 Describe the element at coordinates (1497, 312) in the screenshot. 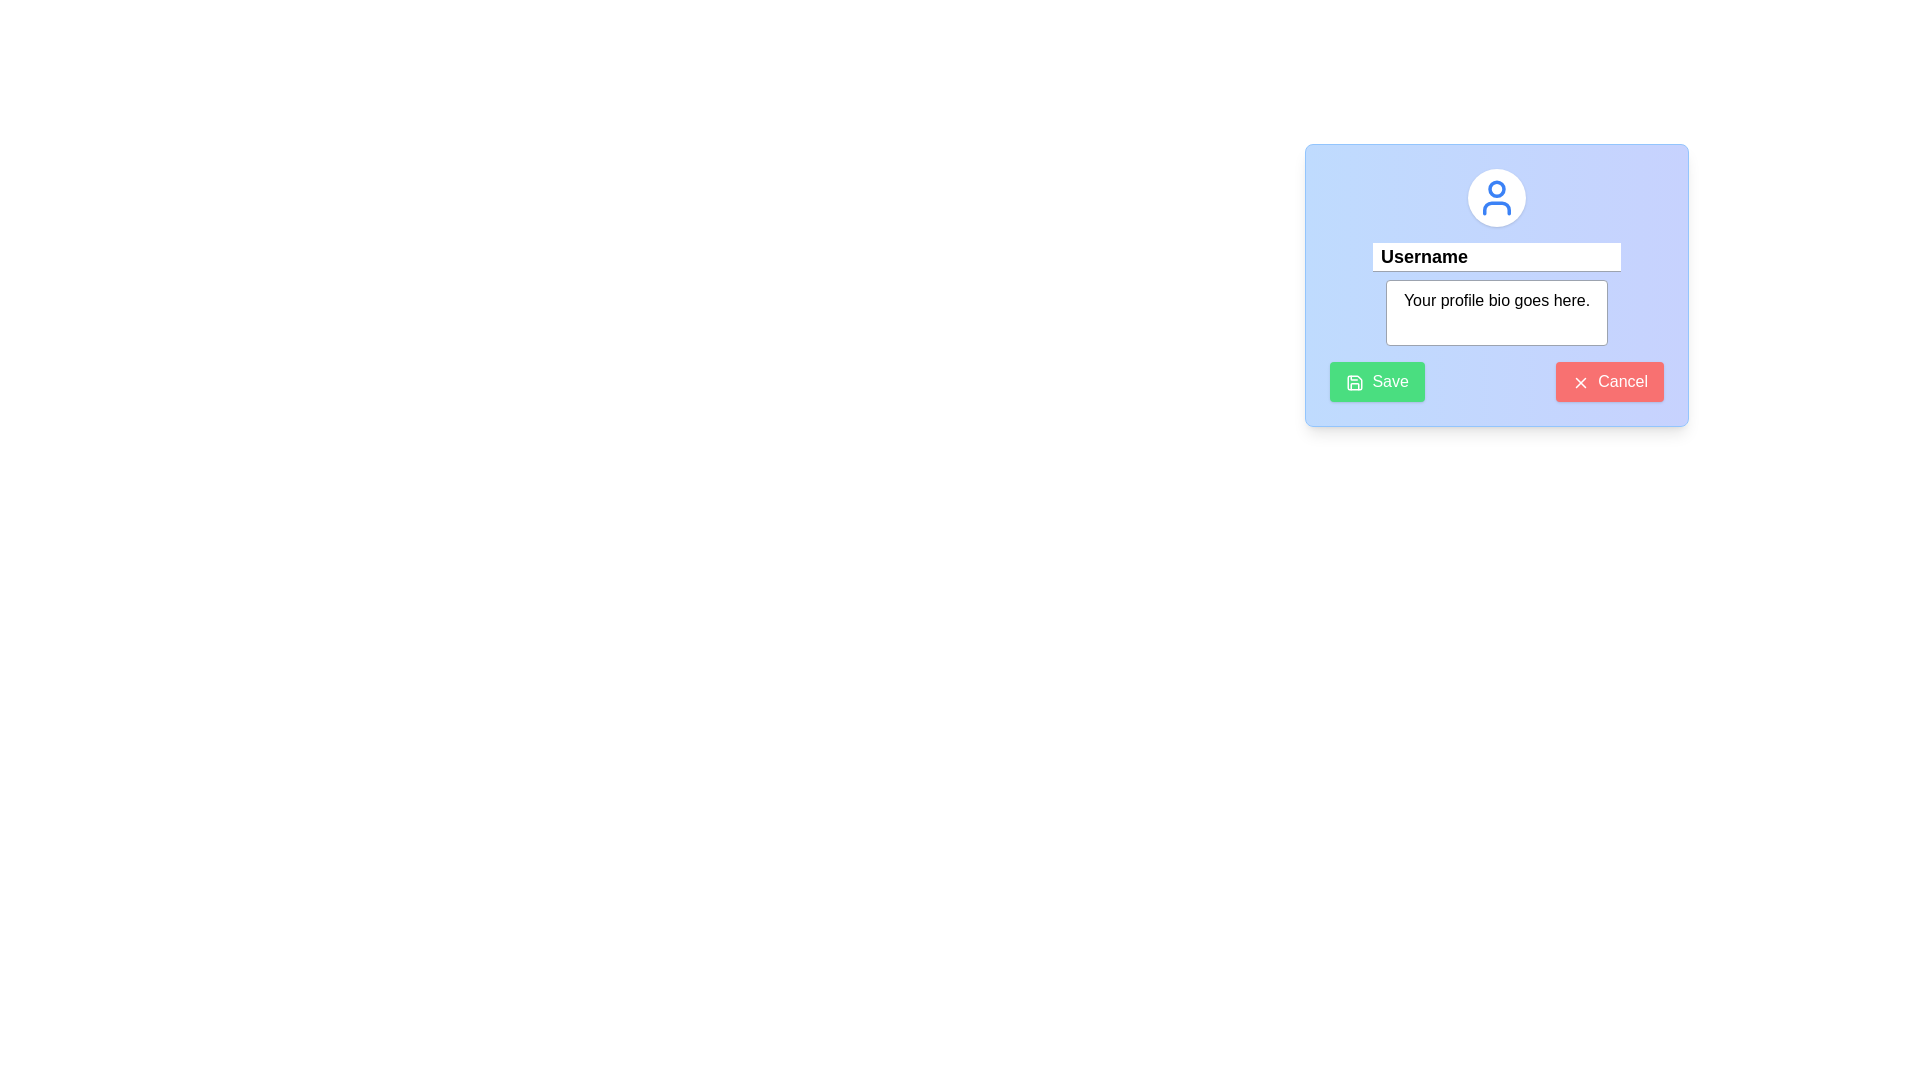

I see `inside the profile bio text input area to focus and prepare for text entry` at that location.